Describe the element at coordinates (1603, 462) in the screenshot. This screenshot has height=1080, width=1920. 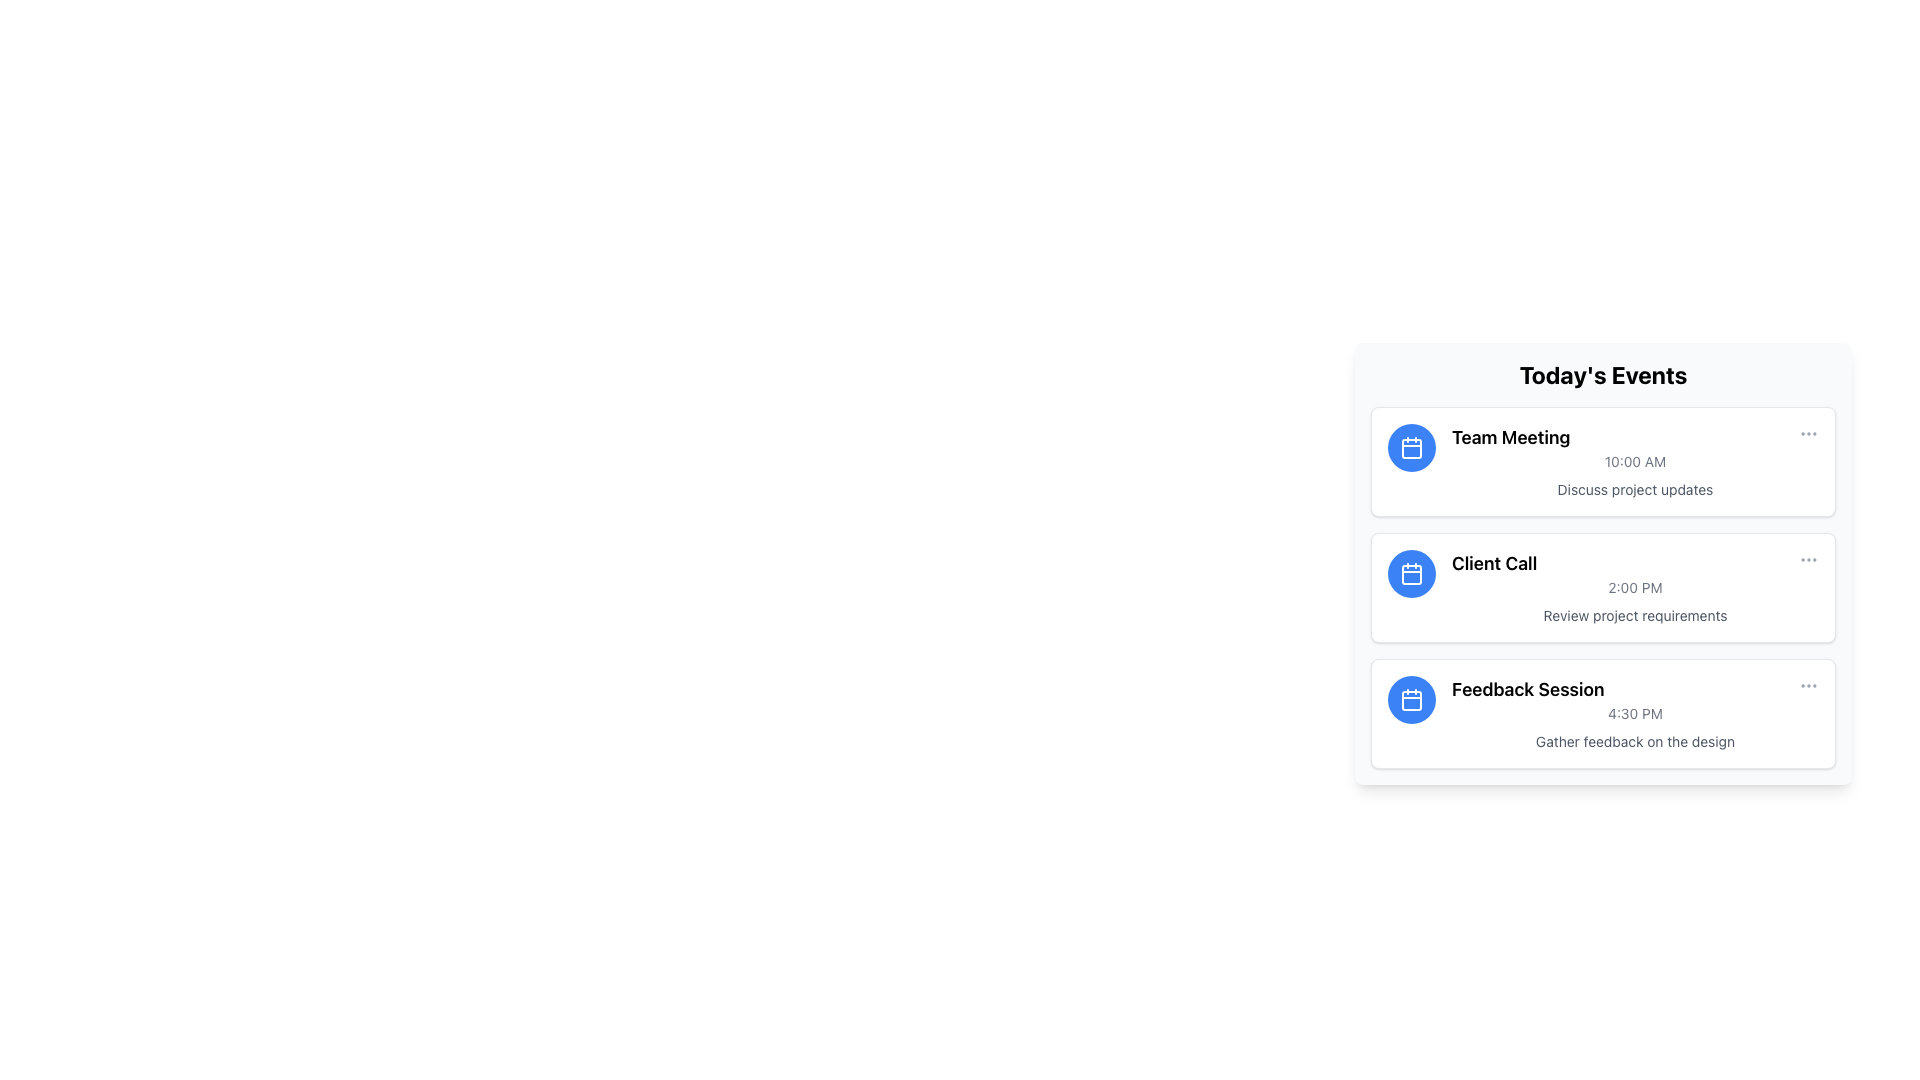
I see `details about the 'Team Meeting' event from the first List Item Card in the 'Today's Events' section, which features a calendar icon and the text '10:00 AM' and 'Discuss project updates'` at that location.